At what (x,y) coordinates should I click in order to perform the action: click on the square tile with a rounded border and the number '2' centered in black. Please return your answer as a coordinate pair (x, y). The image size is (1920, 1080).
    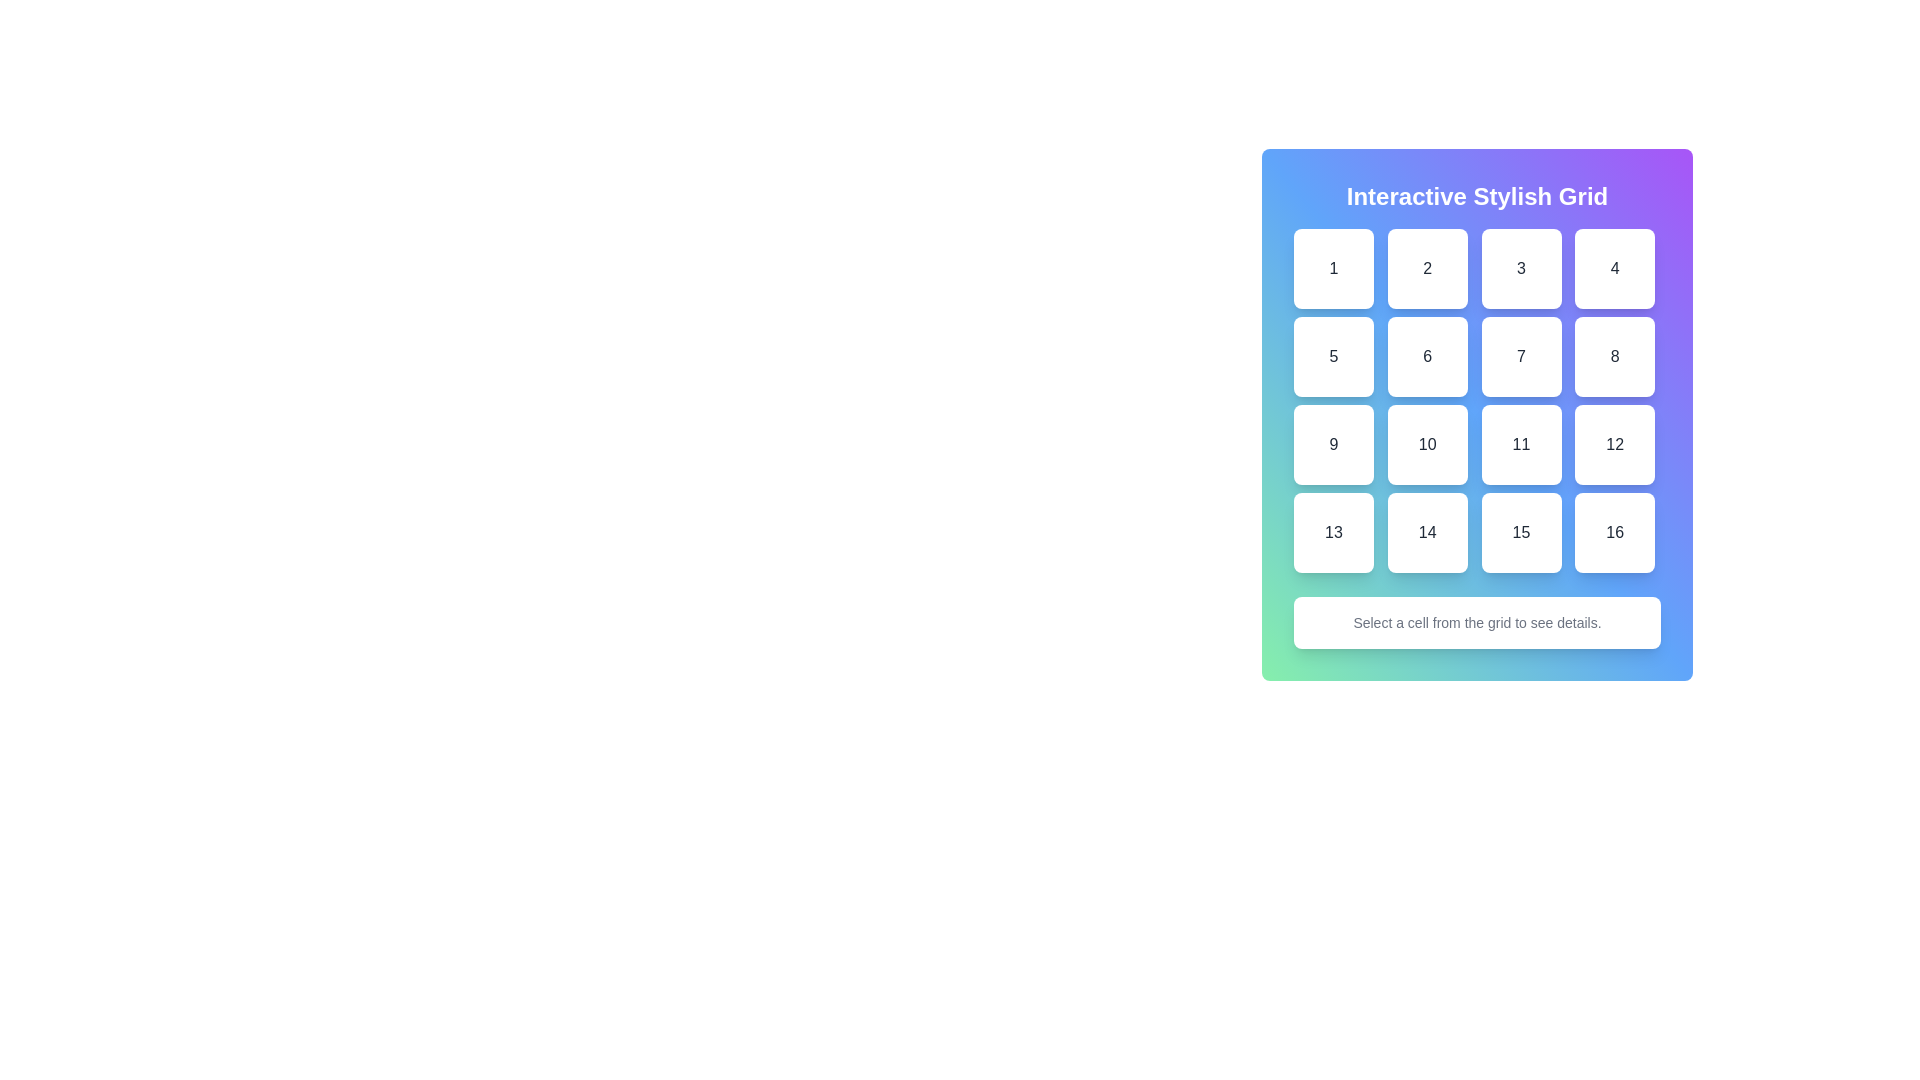
    Looking at the image, I should click on (1426, 268).